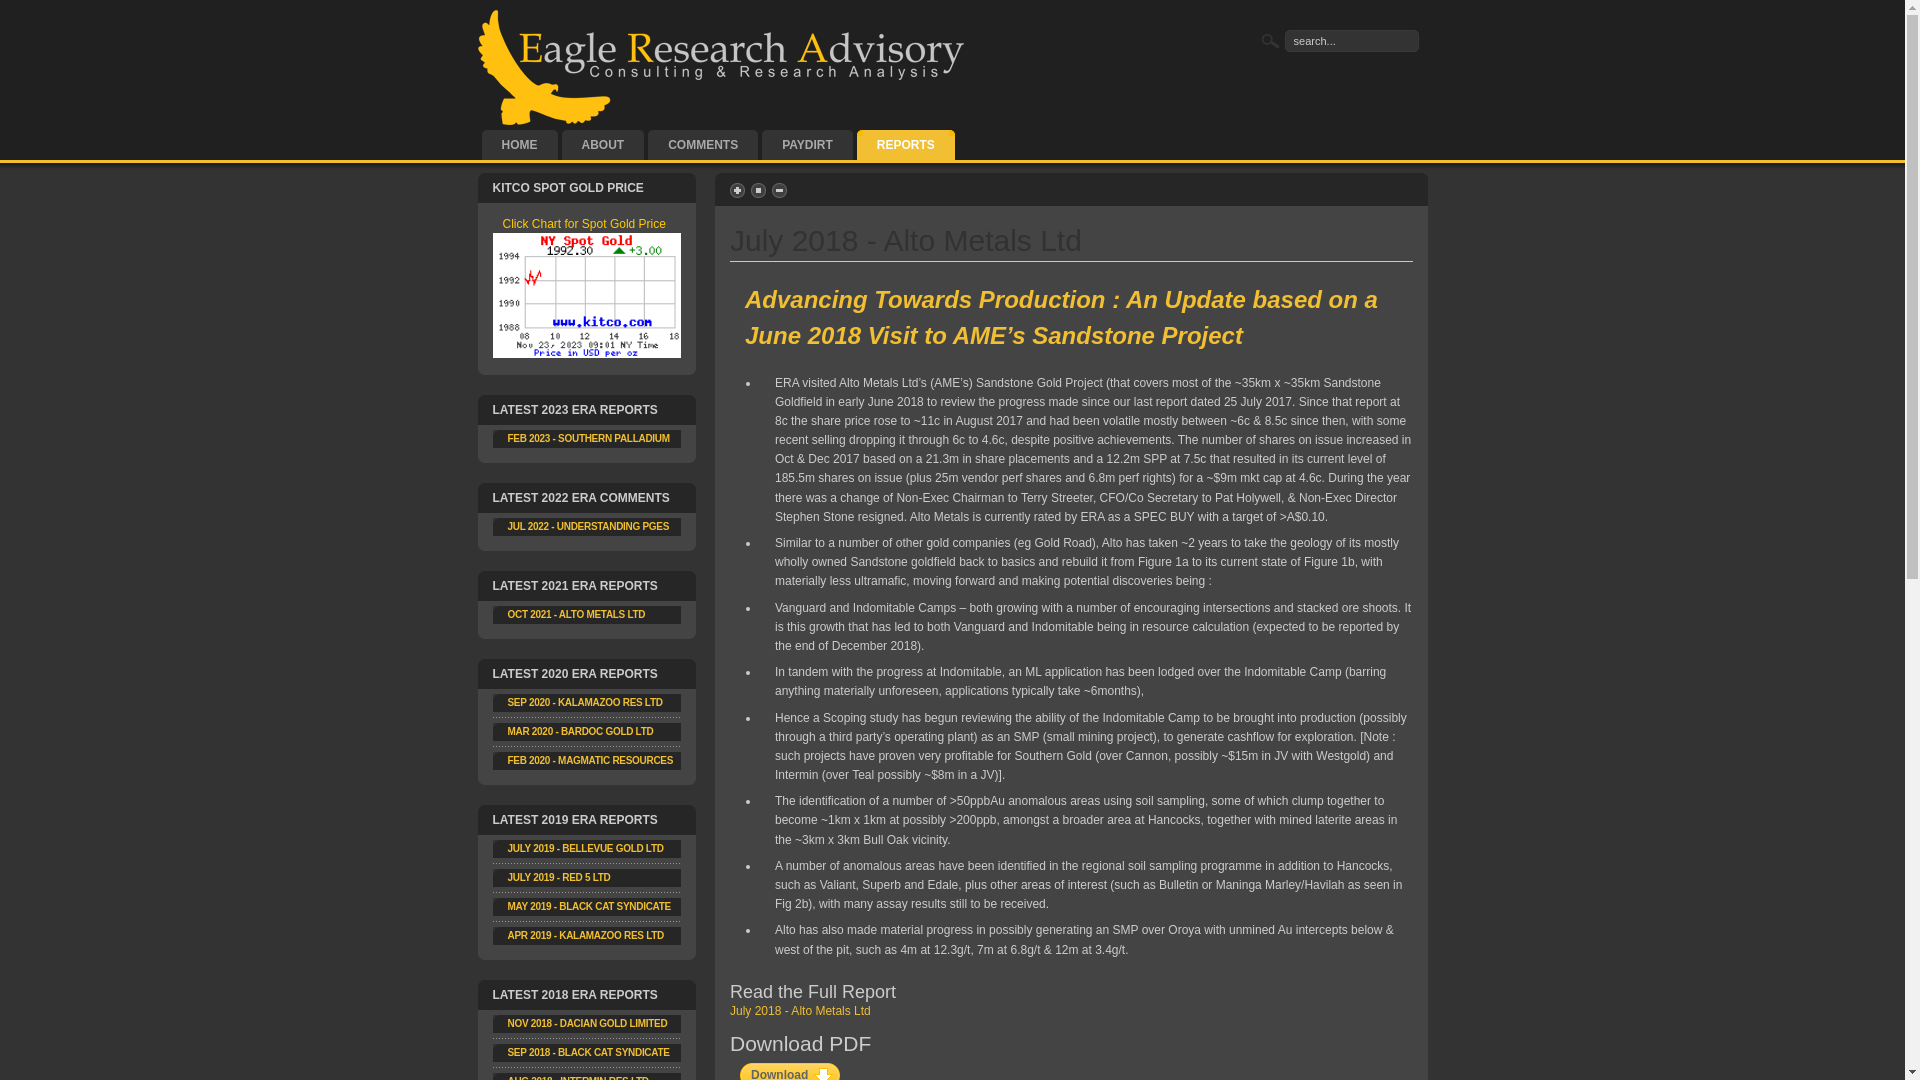  I want to click on 'FEB 2020 - MAGMATIC RESOURCES', so click(508, 760).